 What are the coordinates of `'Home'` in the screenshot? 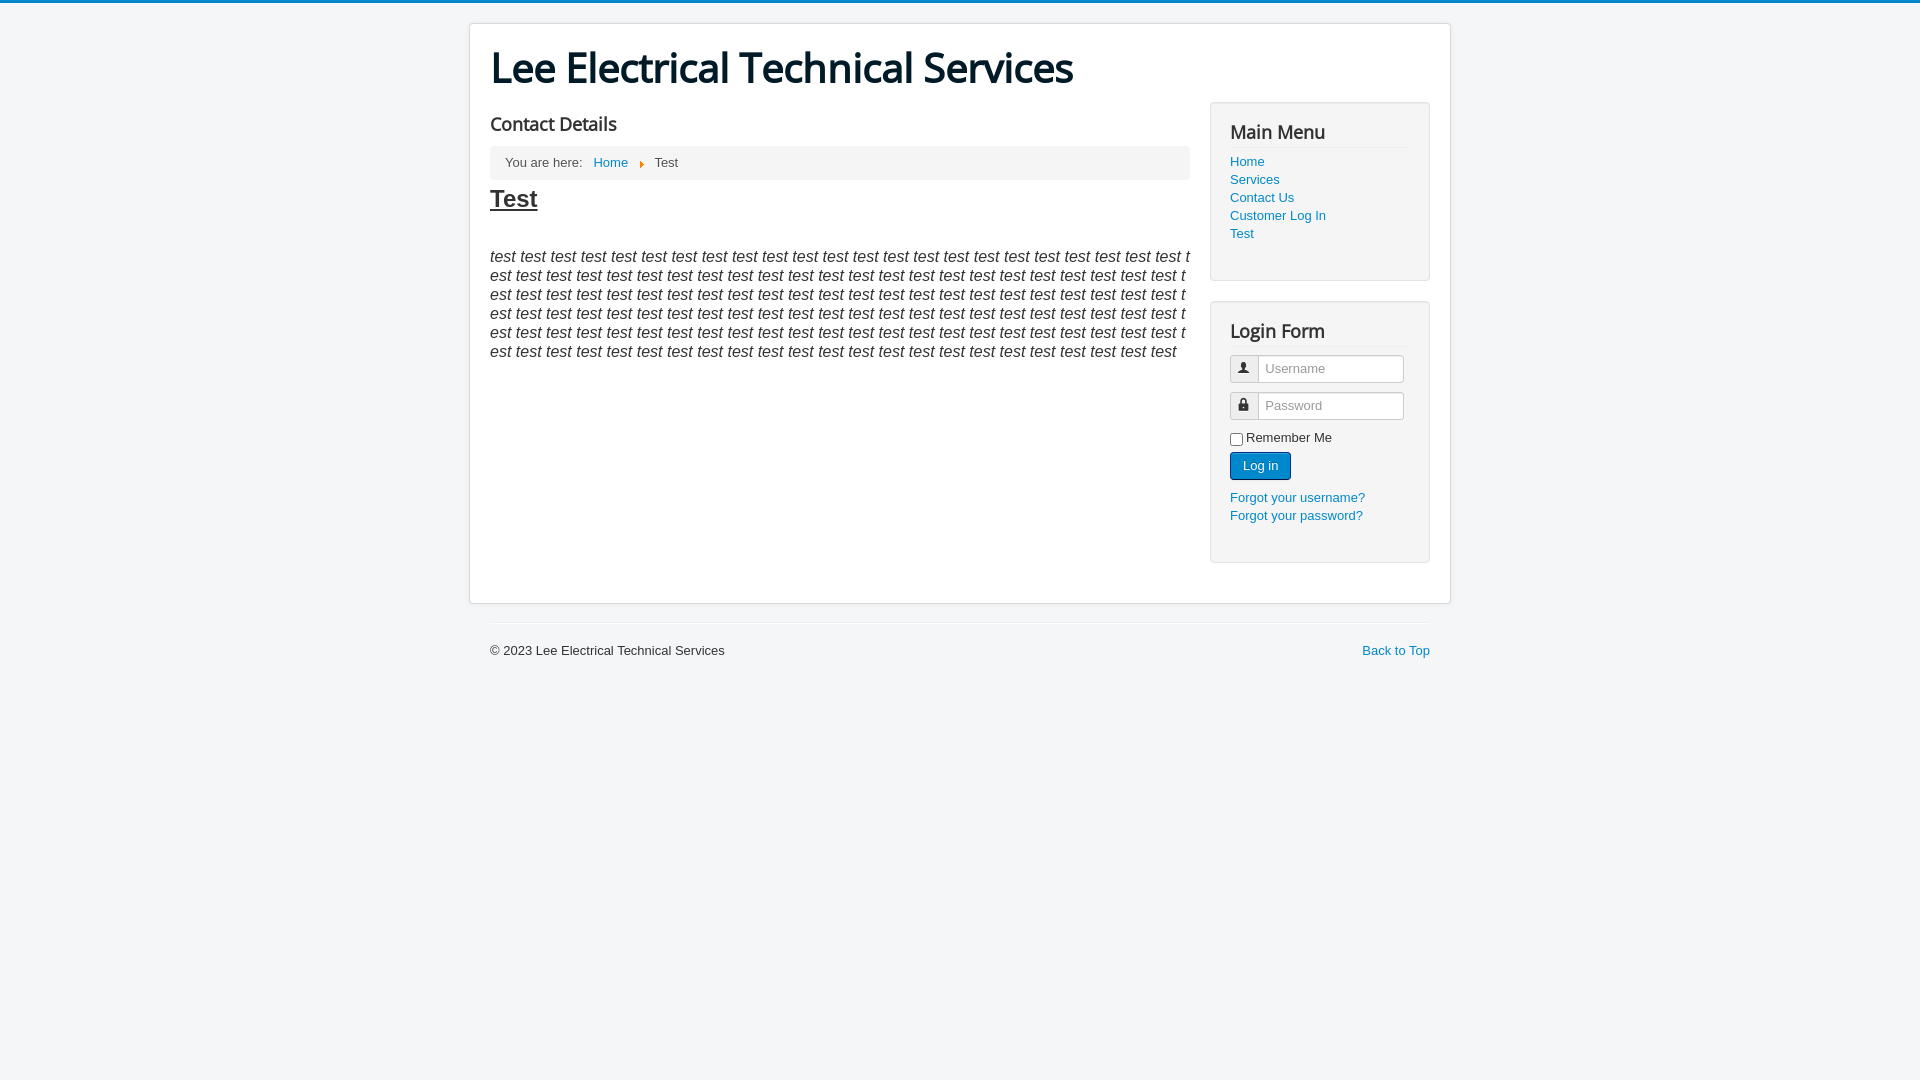 It's located at (1320, 161).